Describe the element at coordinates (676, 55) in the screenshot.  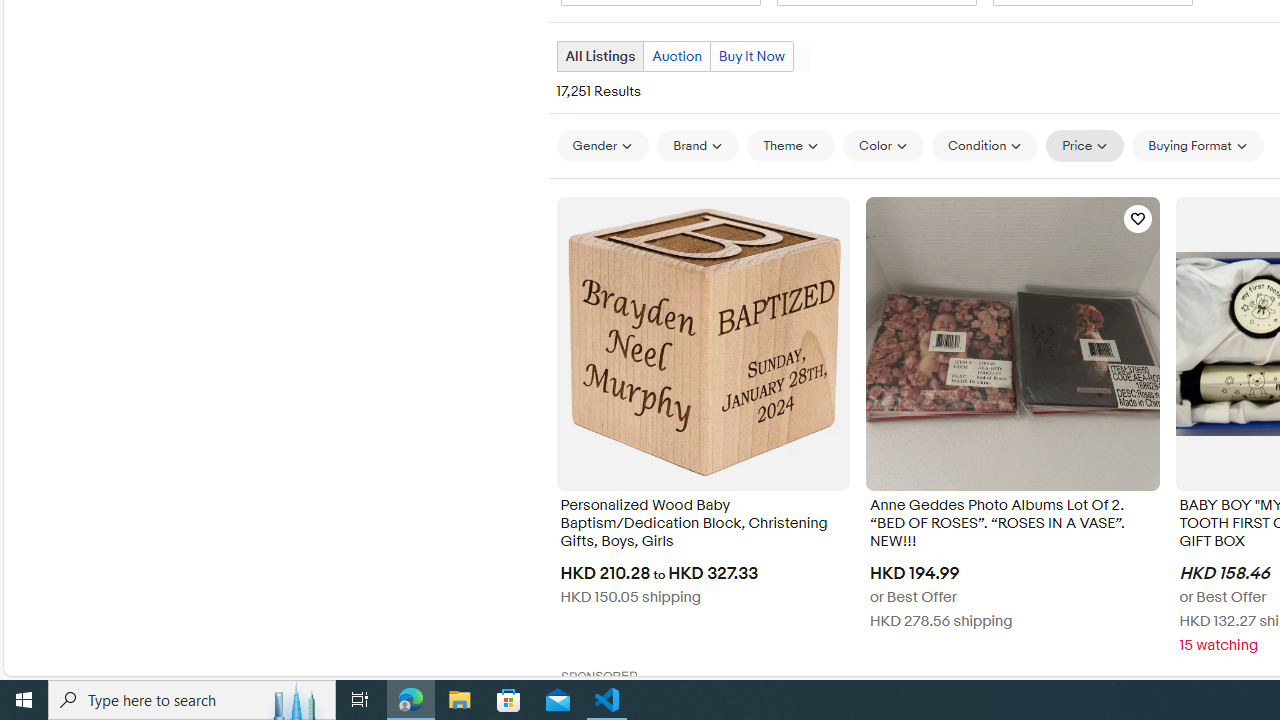
I see `'Auction'` at that location.